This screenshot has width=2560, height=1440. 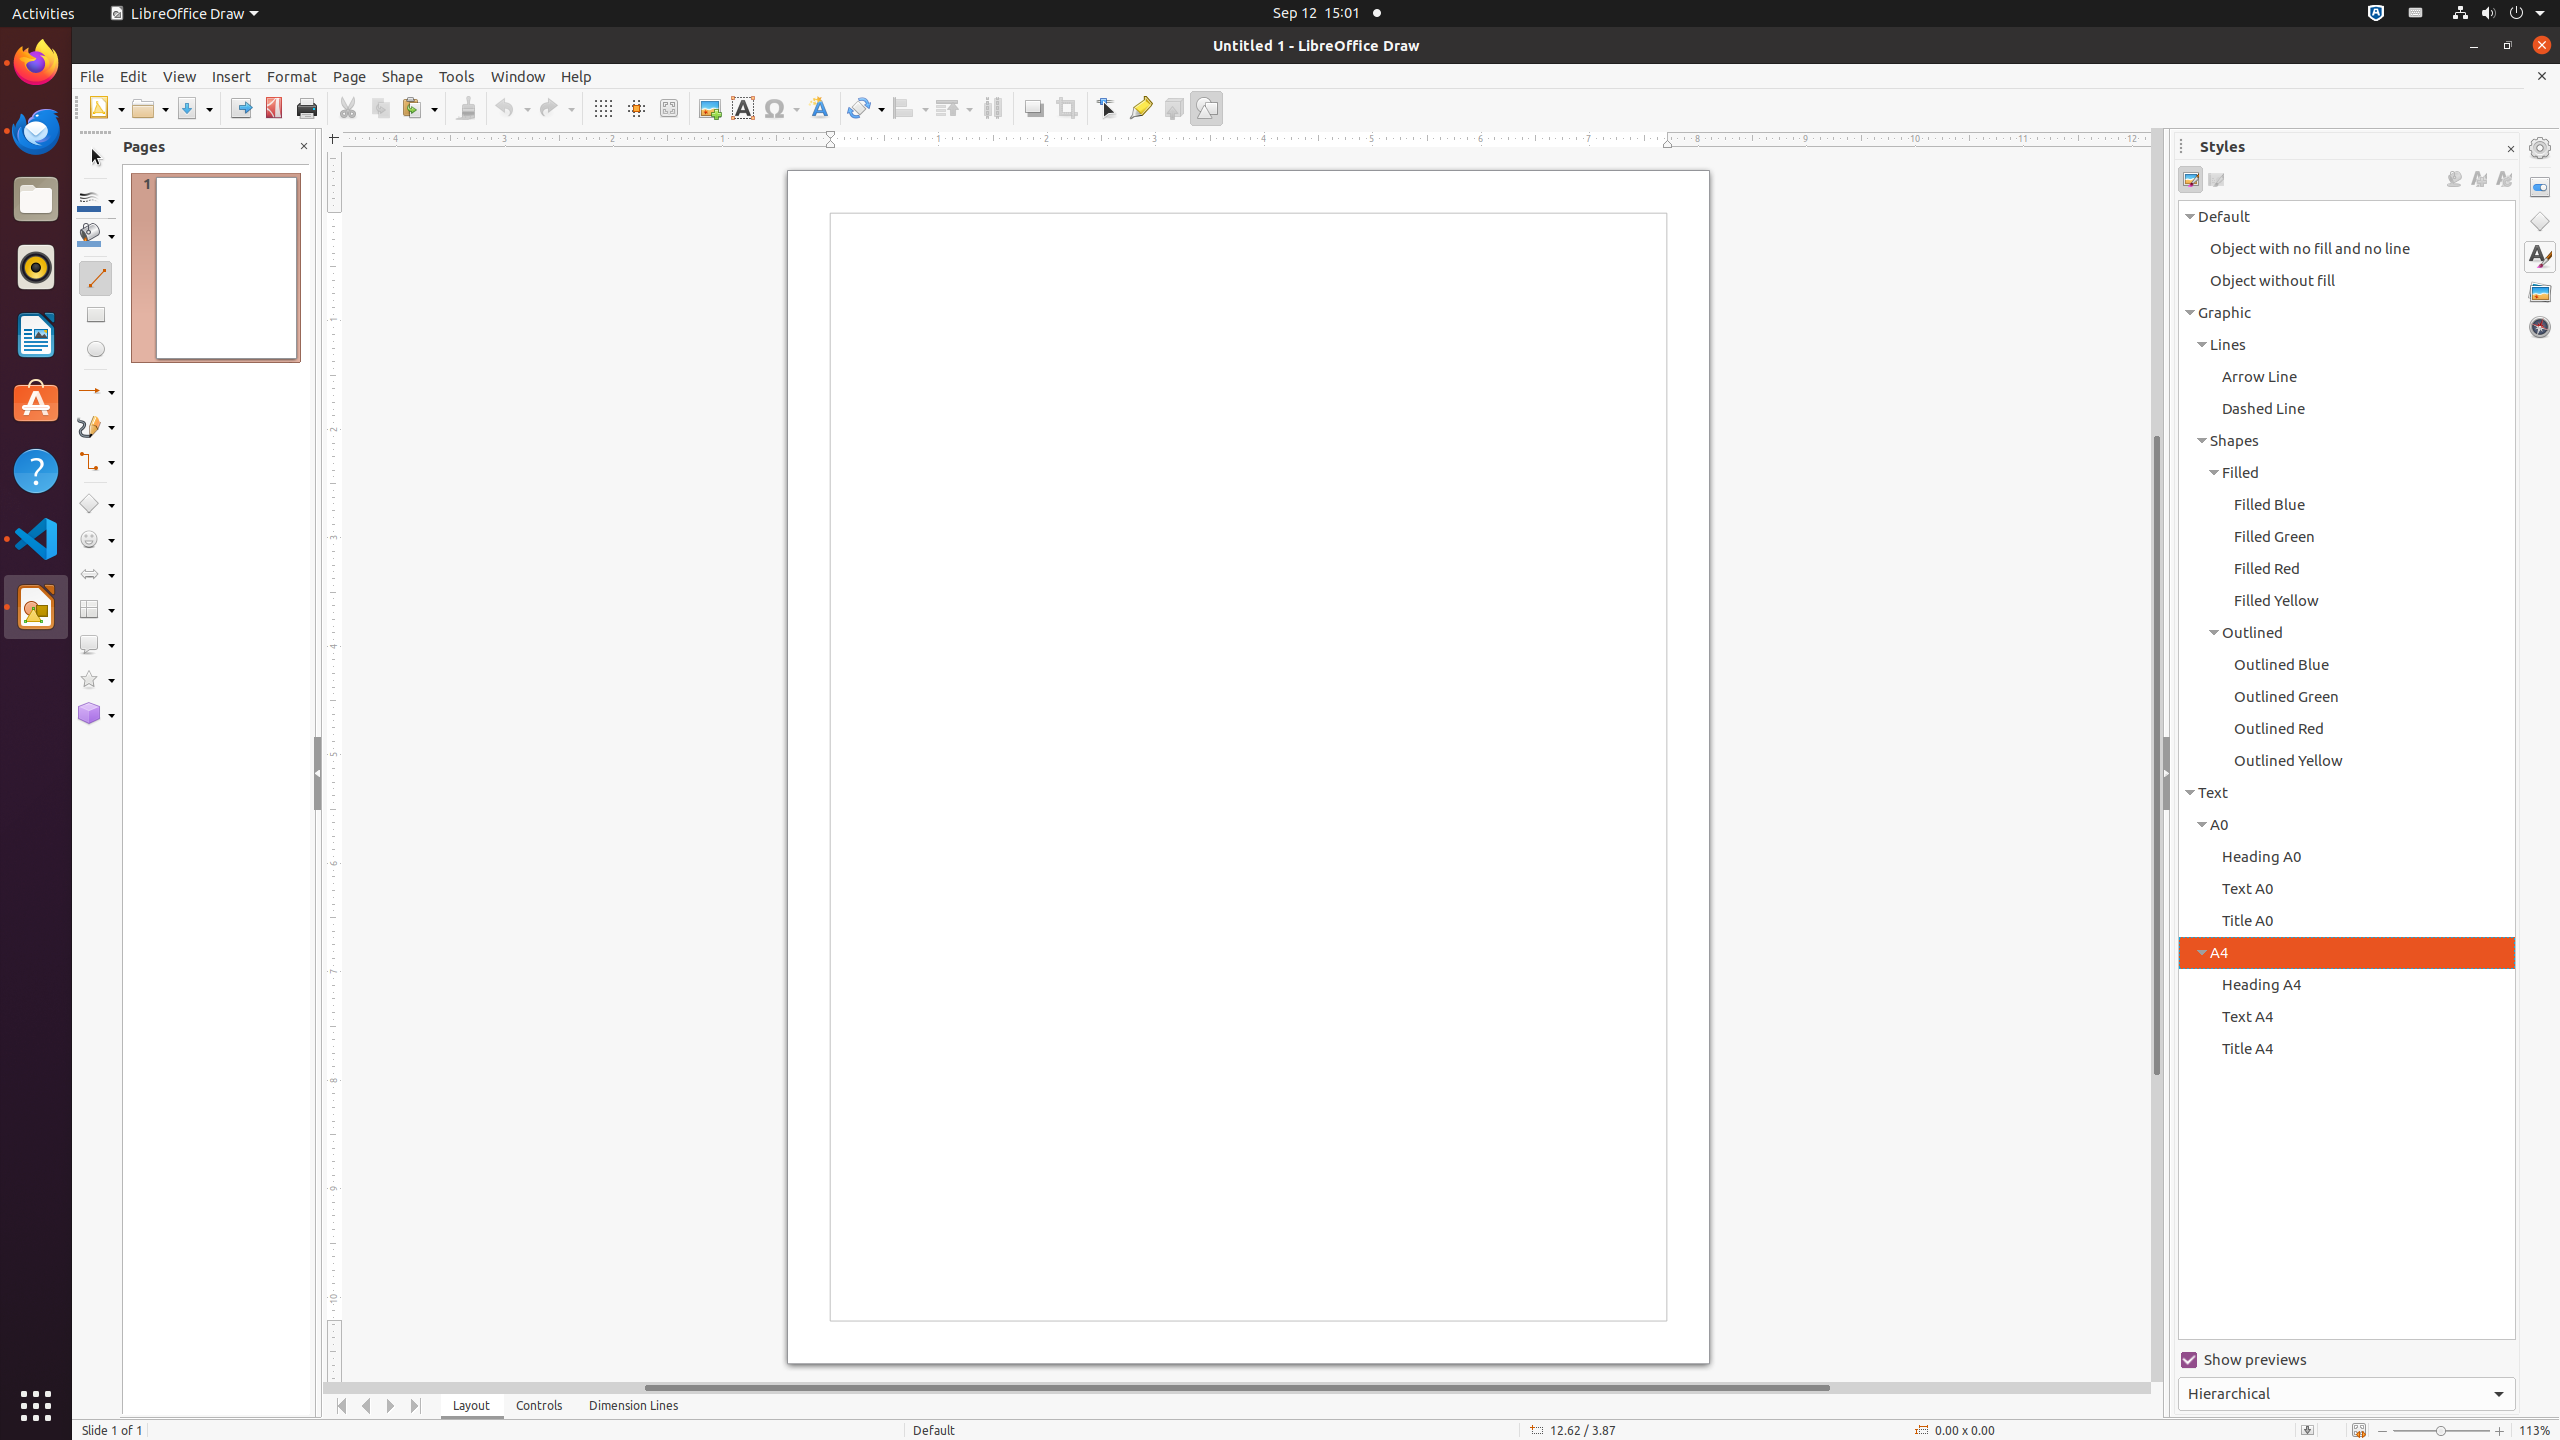 I want to click on 'Fontwork Style', so click(x=819, y=107).